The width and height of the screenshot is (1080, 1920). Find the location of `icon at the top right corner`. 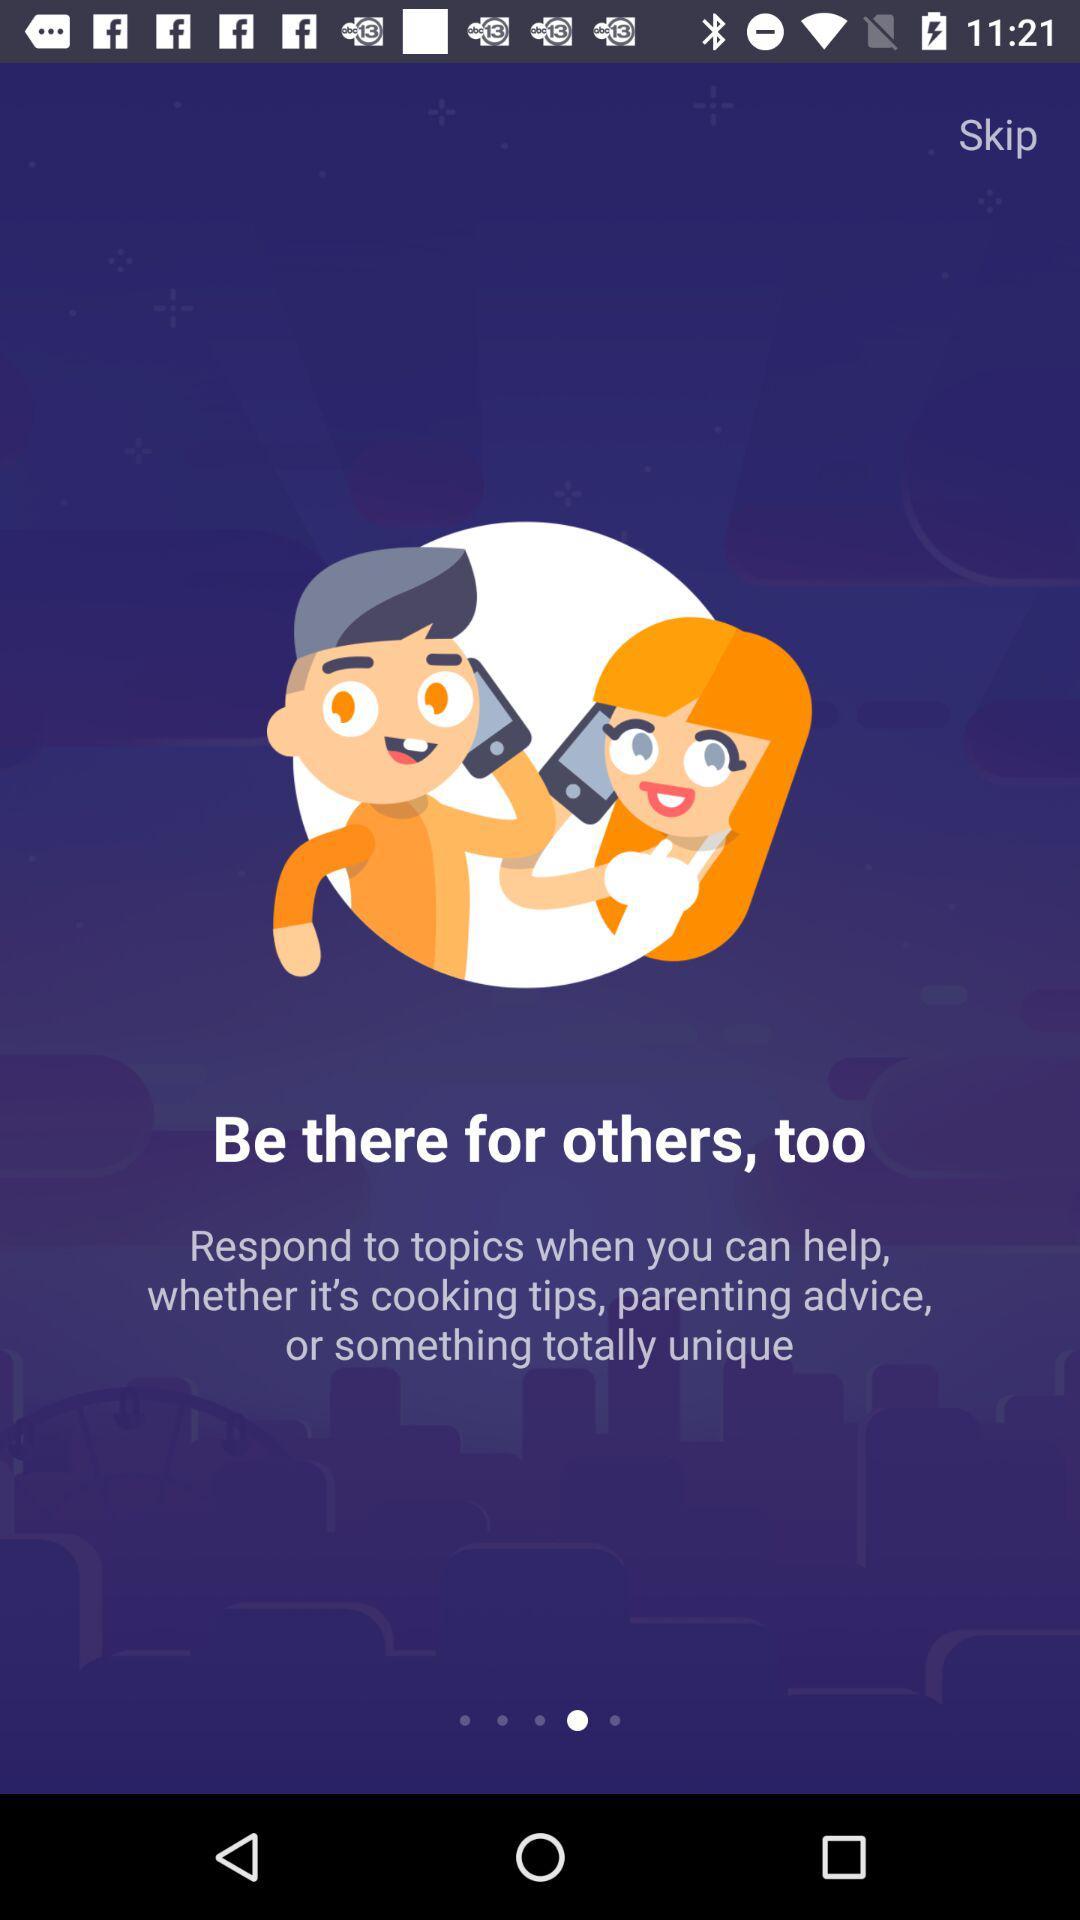

icon at the top right corner is located at coordinates (998, 132).